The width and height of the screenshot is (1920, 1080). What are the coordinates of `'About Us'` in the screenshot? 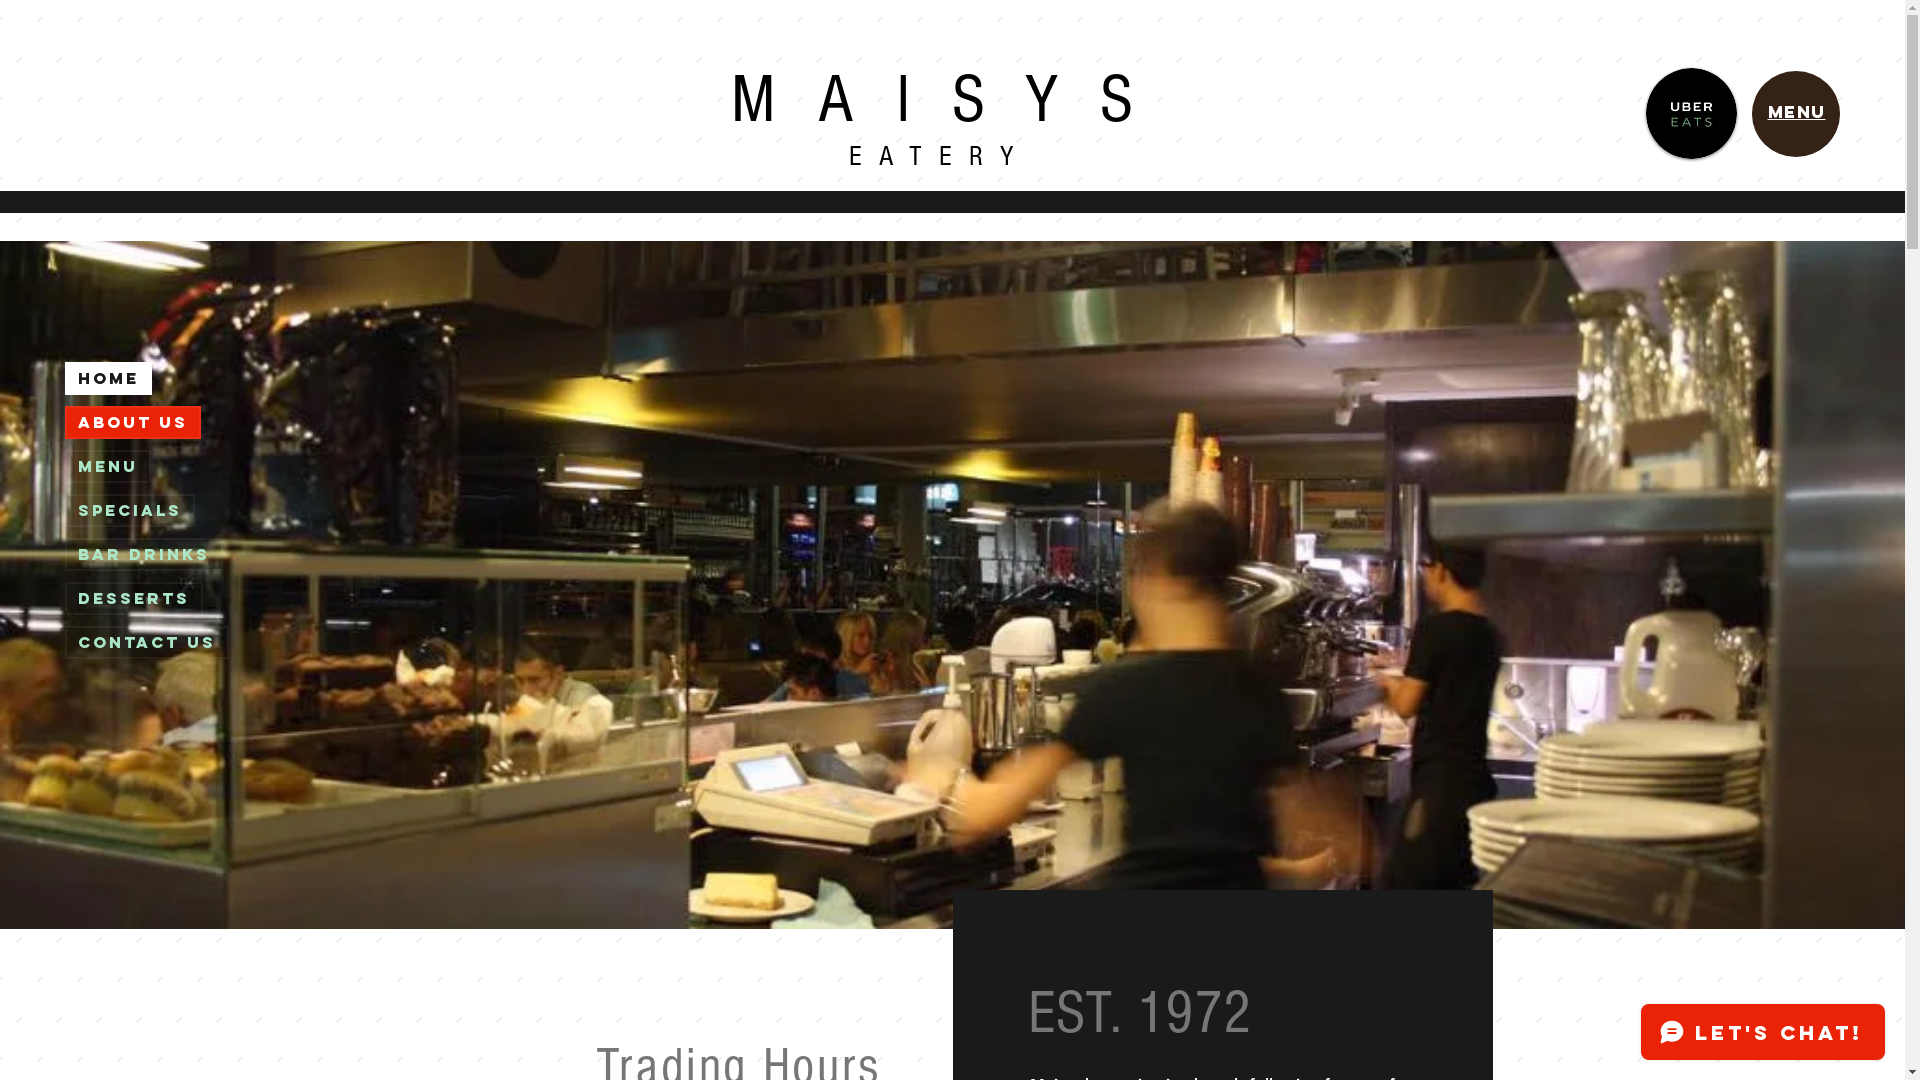 It's located at (67, 421).